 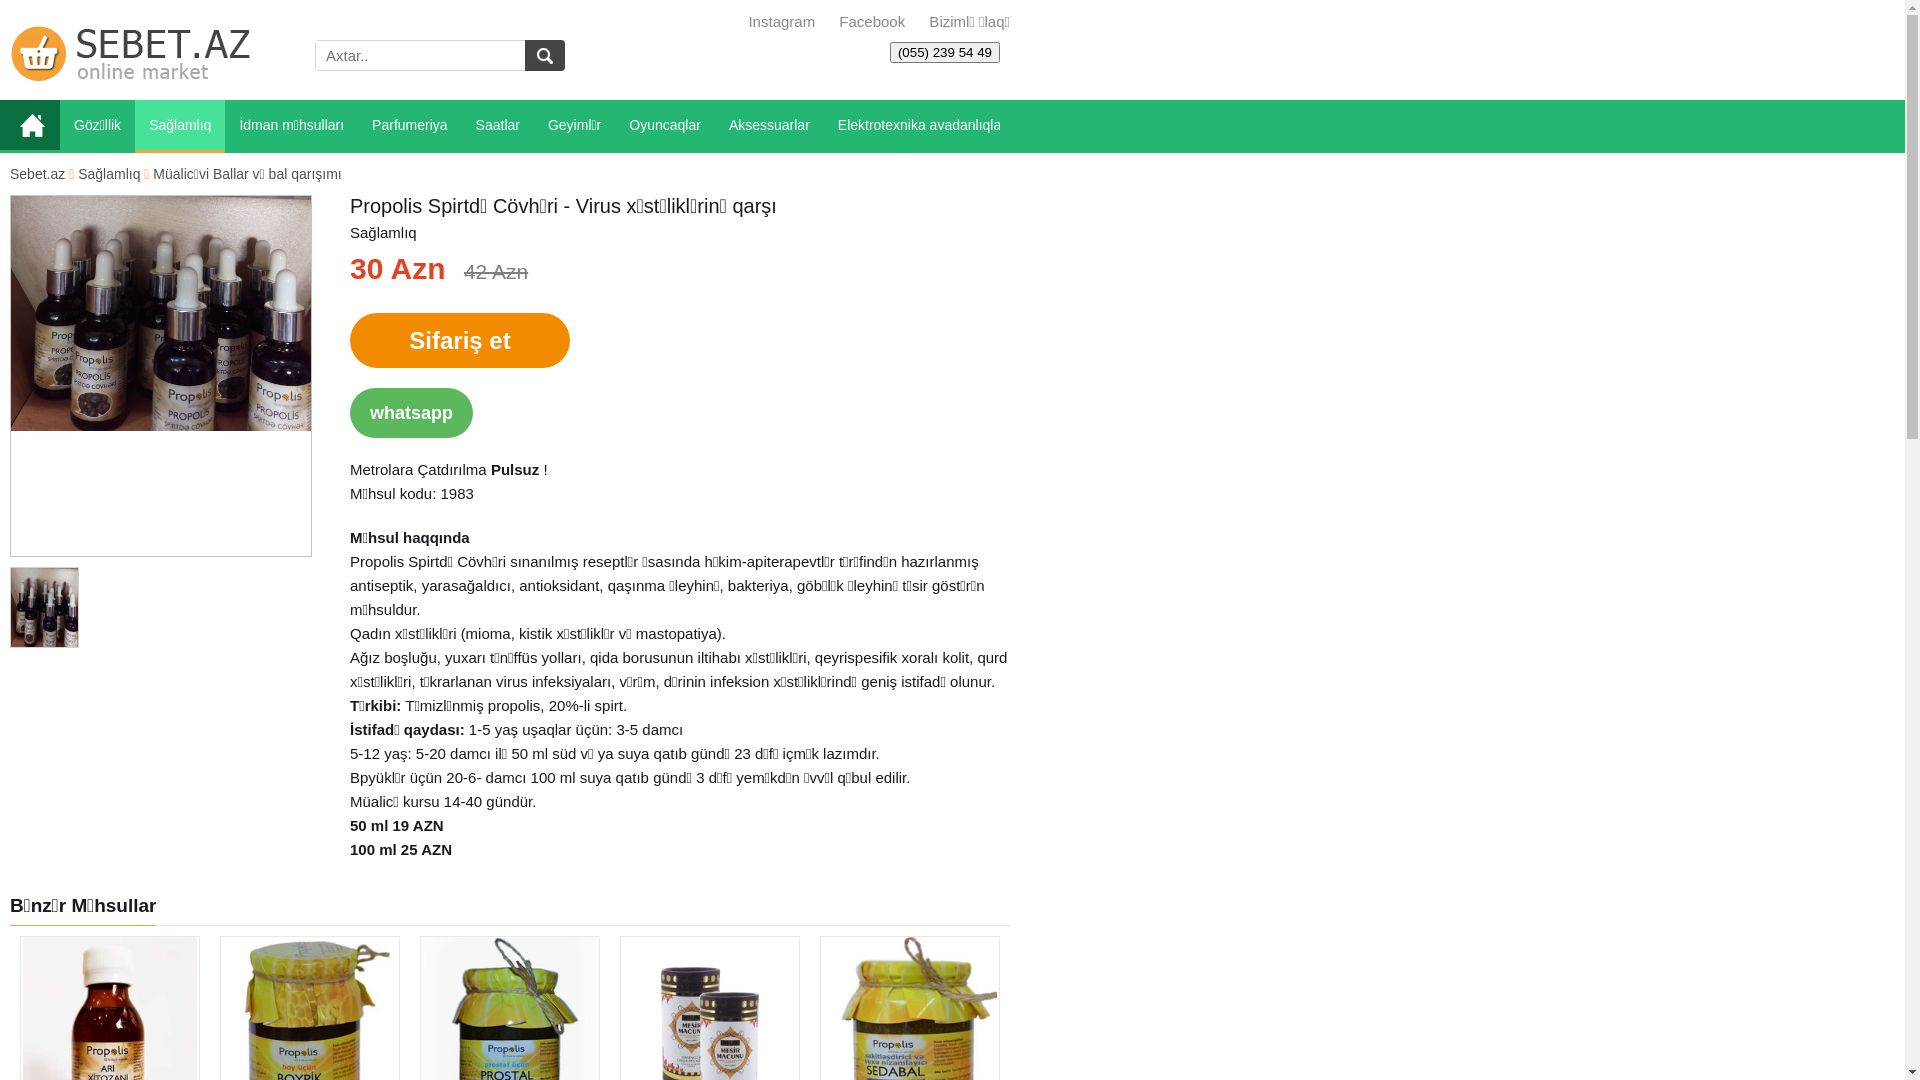 What do you see at coordinates (780, 21) in the screenshot?
I see `'Instagram'` at bounding box center [780, 21].